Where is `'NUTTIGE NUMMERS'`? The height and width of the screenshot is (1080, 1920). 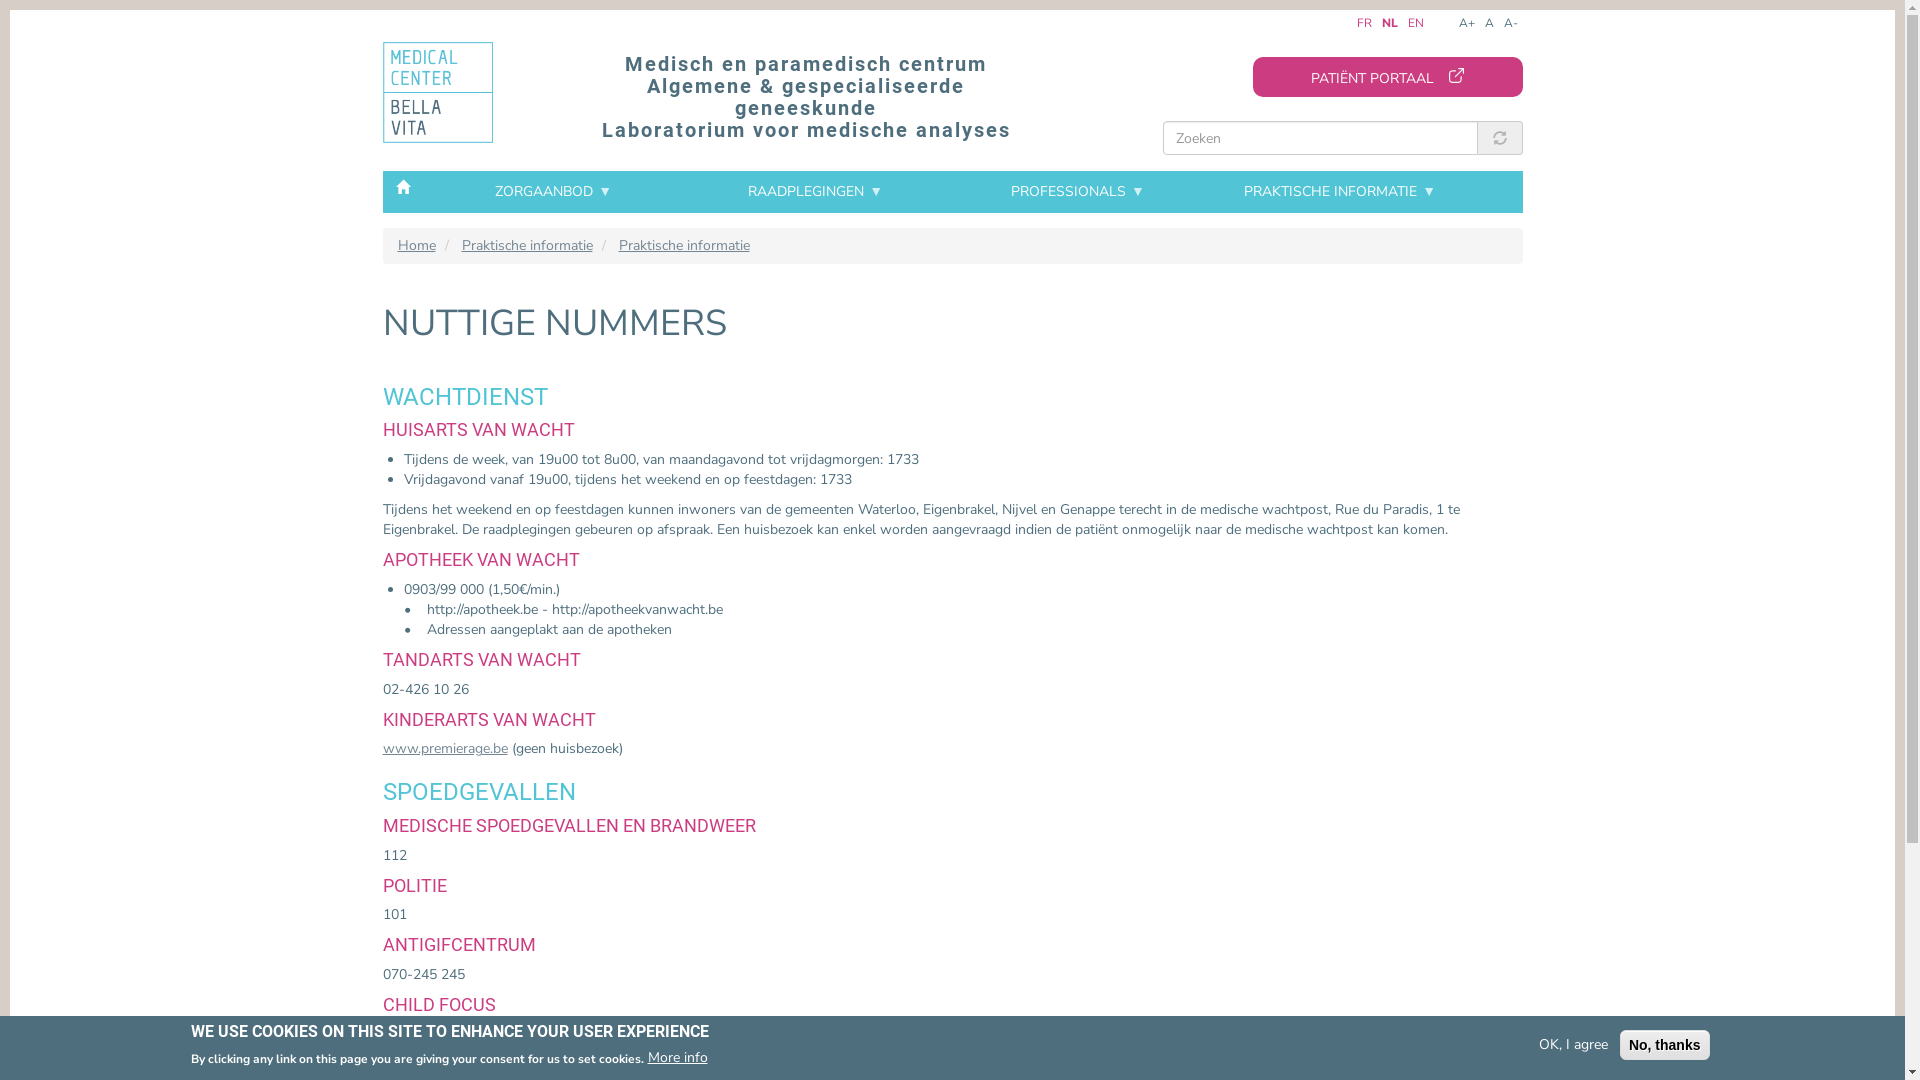
'NUTTIGE NUMMERS' is located at coordinates (510, 418).